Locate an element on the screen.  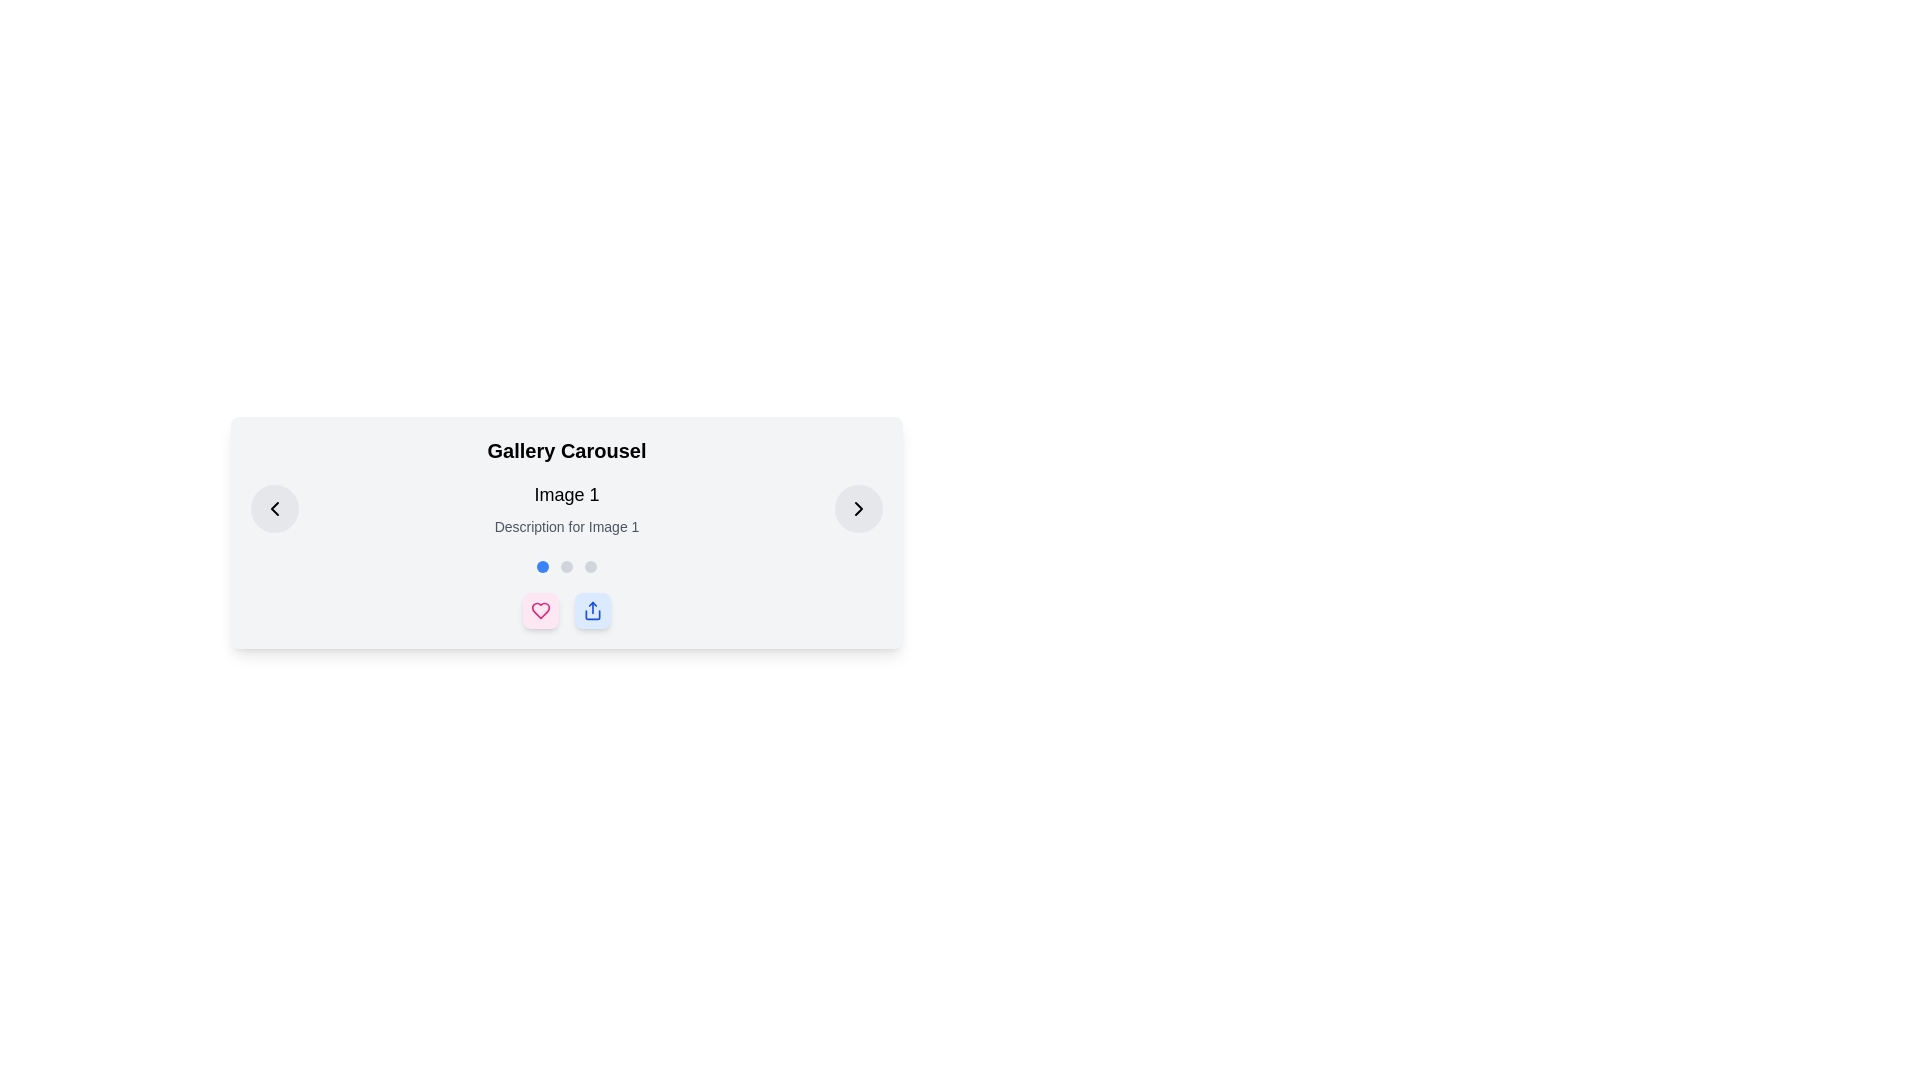
the label displaying 'Description for Image 1', which is styled with a smaller font size and gray color, located below the 'Image 1' label within the 'Gallery Carousel' card is located at coordinates (565, 526).